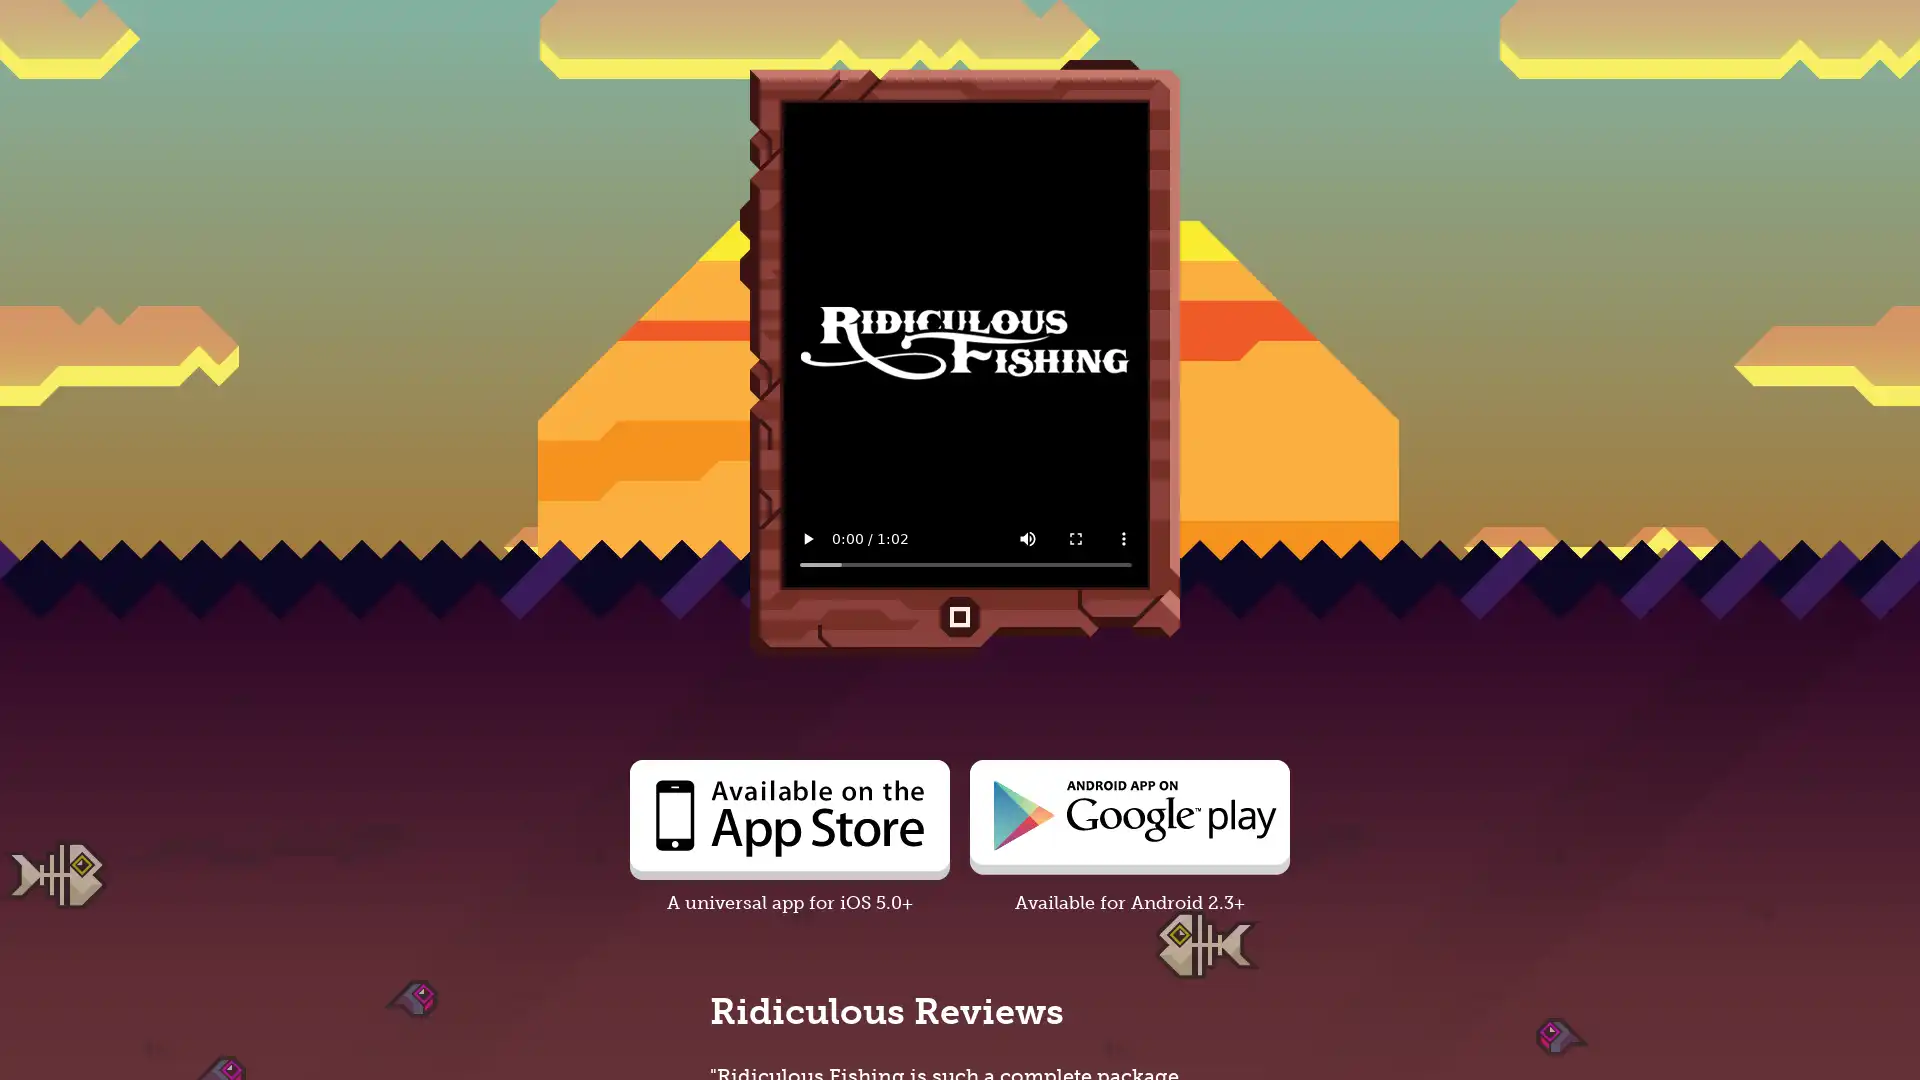 The image size is (1920, 1080). Describe the element at coordinates (807, 538) in the screenshot. I see `play` at that location.